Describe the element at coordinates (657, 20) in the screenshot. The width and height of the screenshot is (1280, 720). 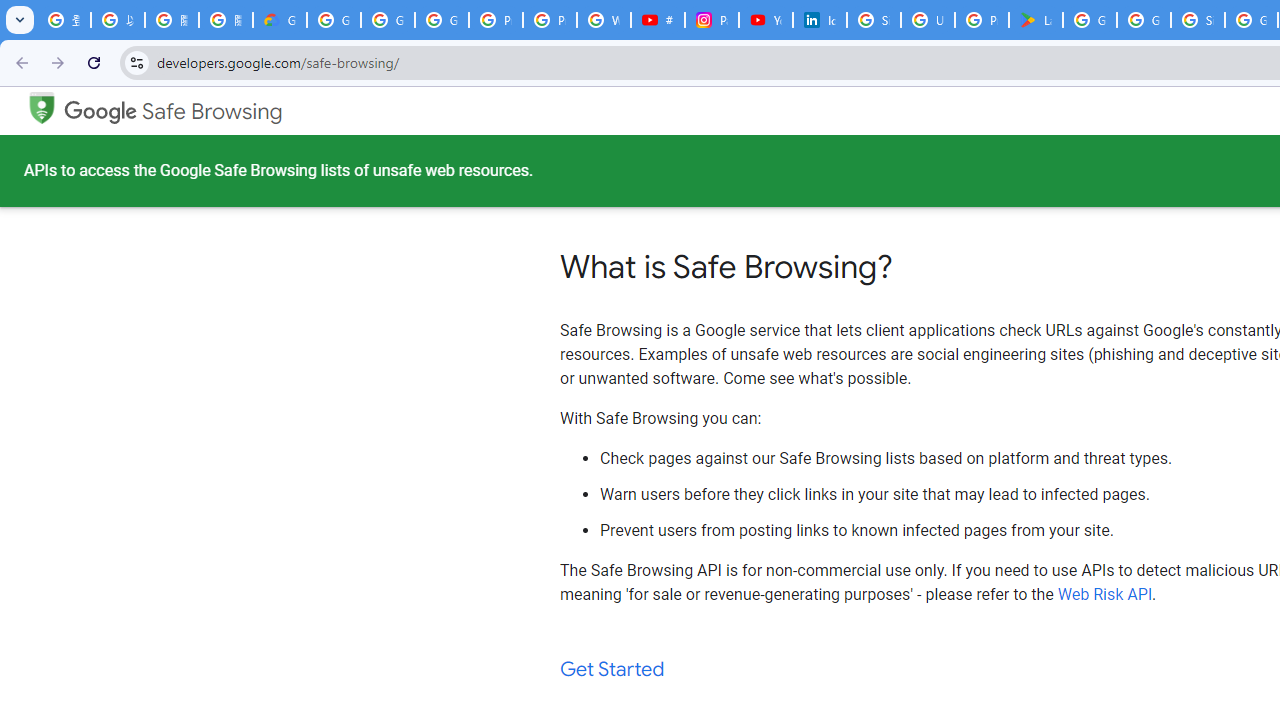
I see `'#nbabasketballhighlights - YouTube'` at that location.